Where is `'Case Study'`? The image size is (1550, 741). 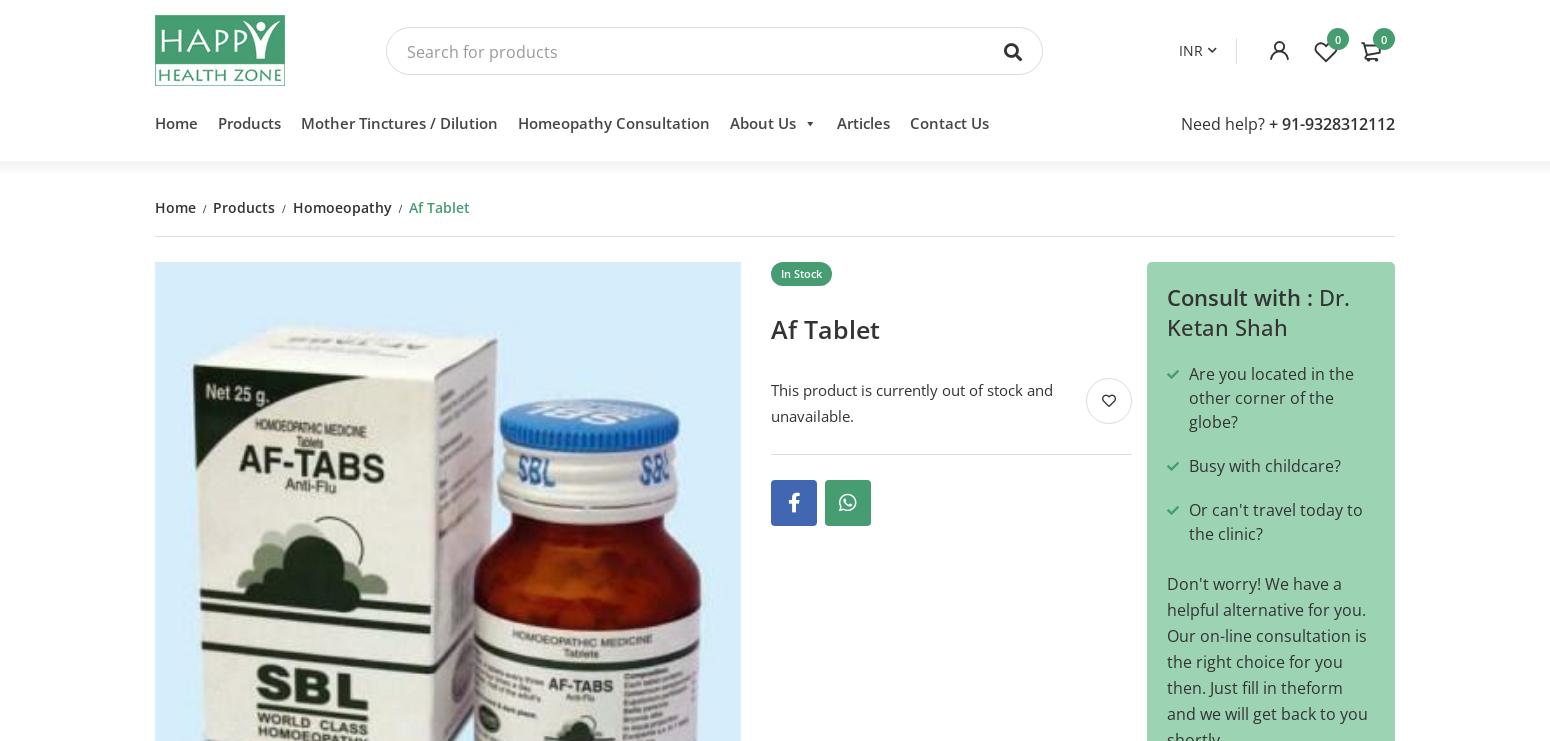
'Case Study' is located at coordinates (739, 277).